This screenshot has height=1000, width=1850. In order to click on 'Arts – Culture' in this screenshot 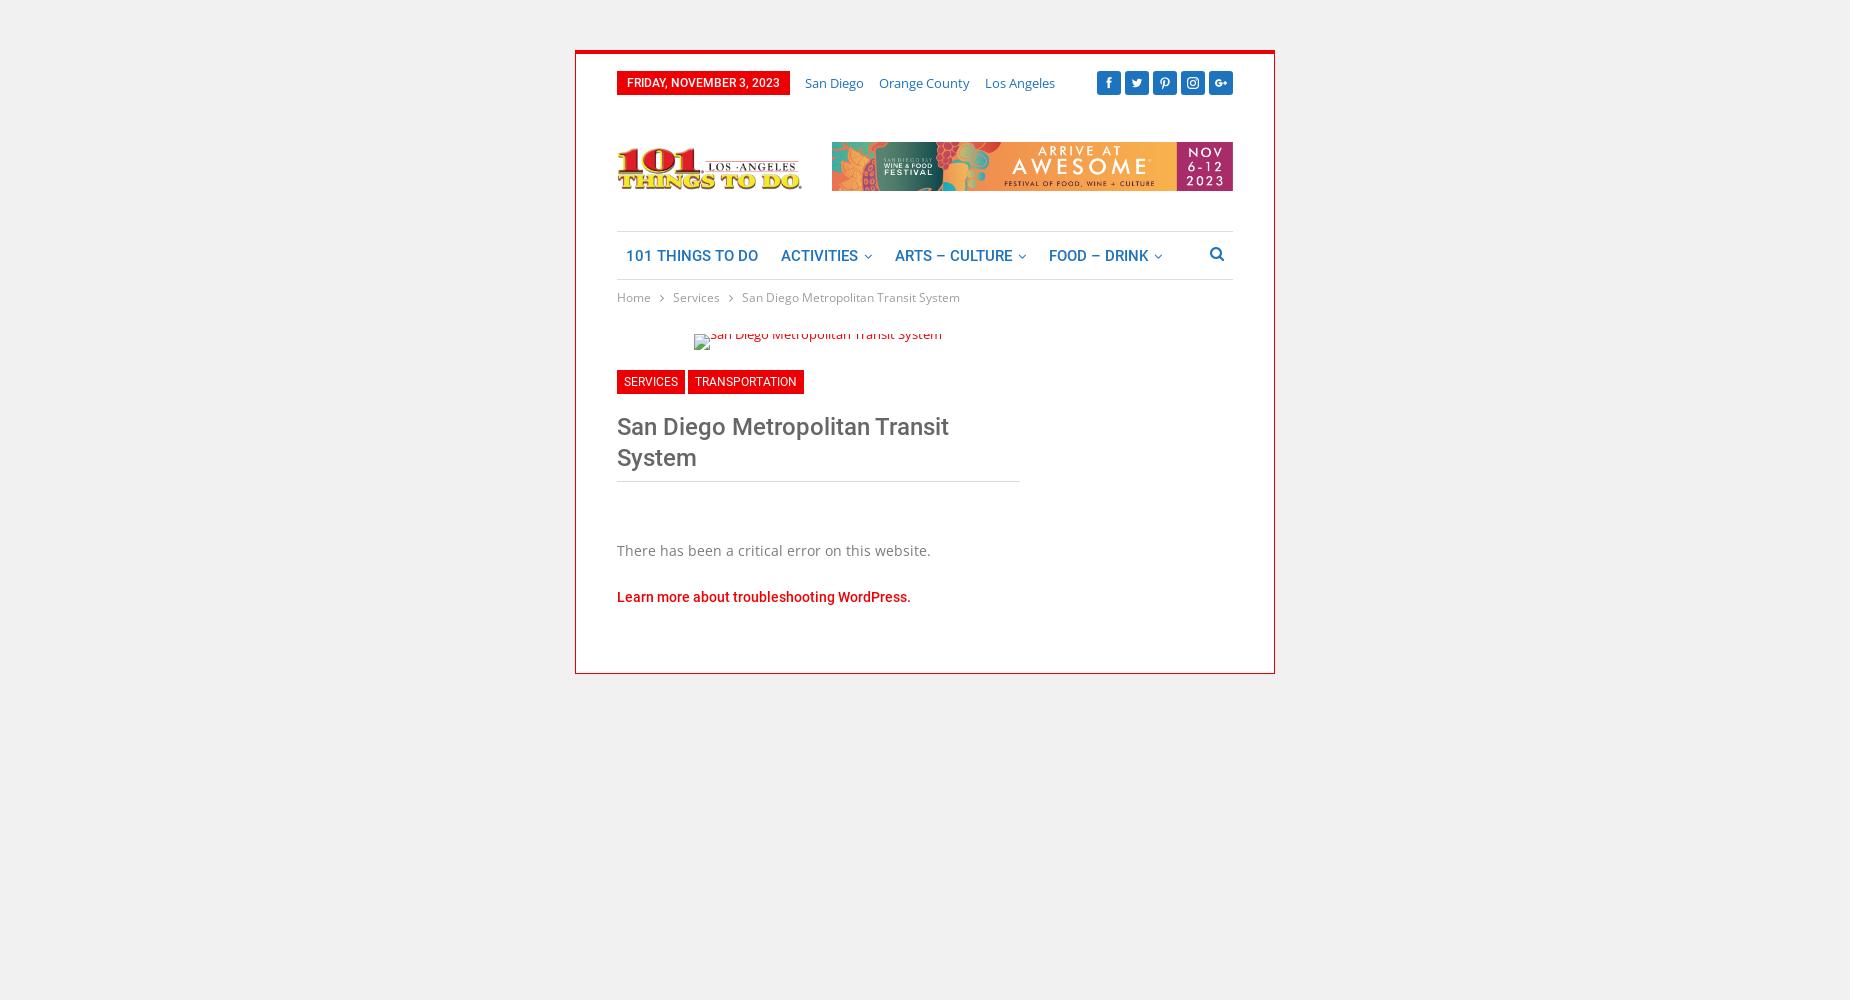, I will do `click(952, 255)`.